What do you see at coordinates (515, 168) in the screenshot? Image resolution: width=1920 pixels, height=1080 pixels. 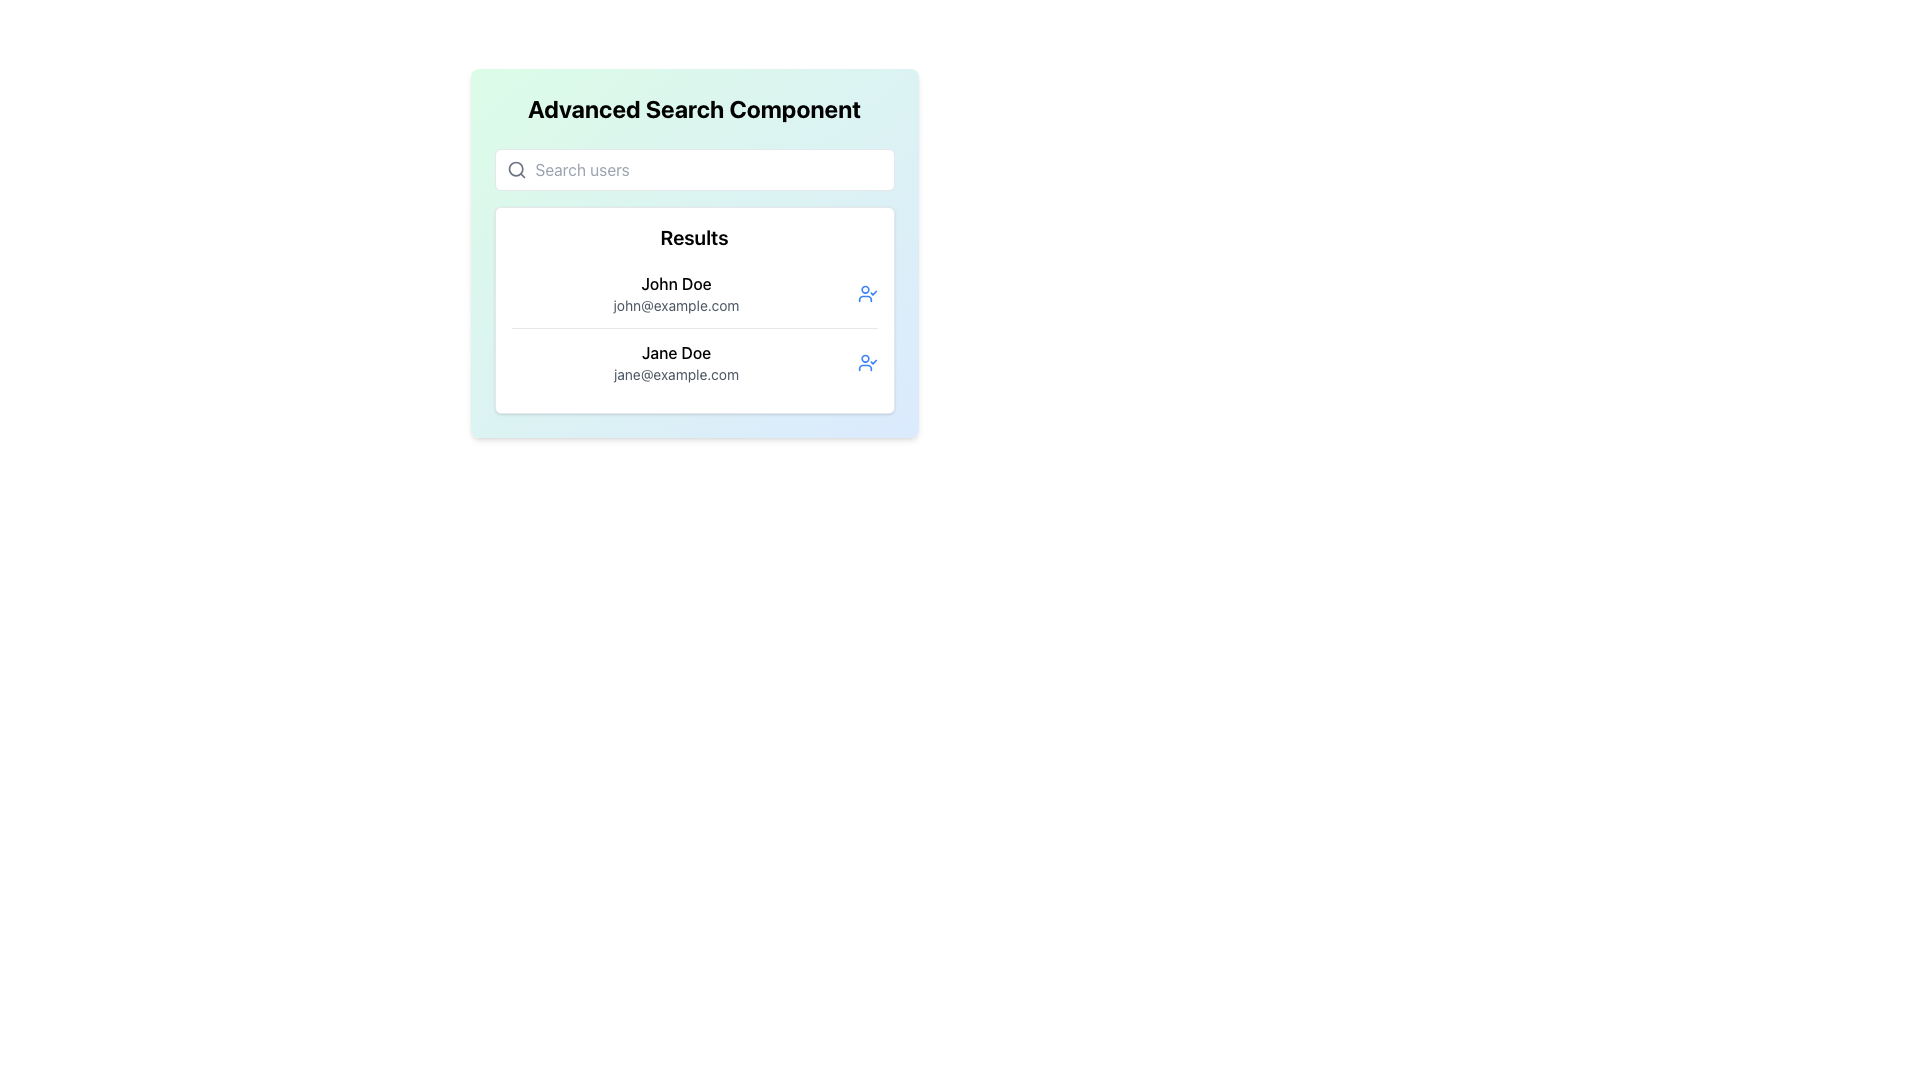 I see `the small solid circular graphical component that is part of the search icon to trigger the search bar functionality` at bounding box center [515, 168].